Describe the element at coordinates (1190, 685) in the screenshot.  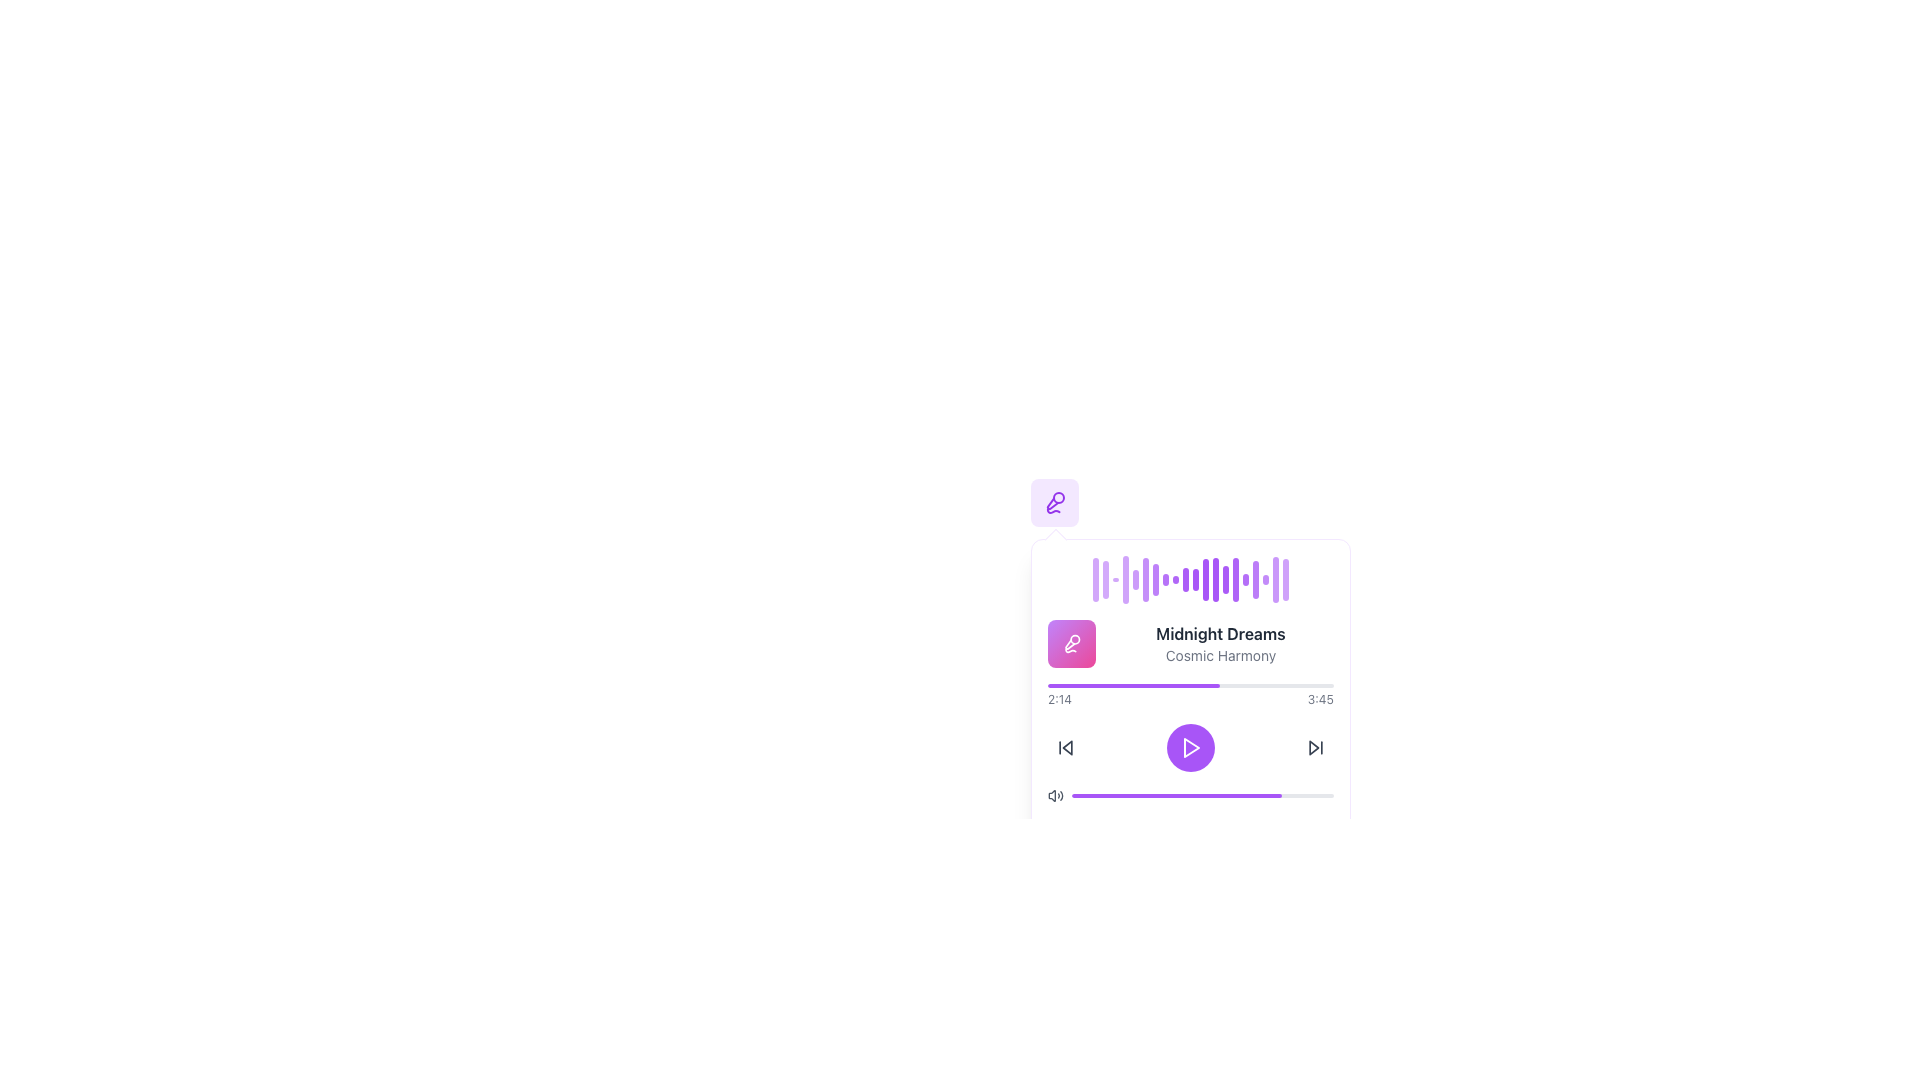
I see `the progress update visually during playback on the progress bar located below the title 'Midnight Dreams' in the audio player interface` at that location.